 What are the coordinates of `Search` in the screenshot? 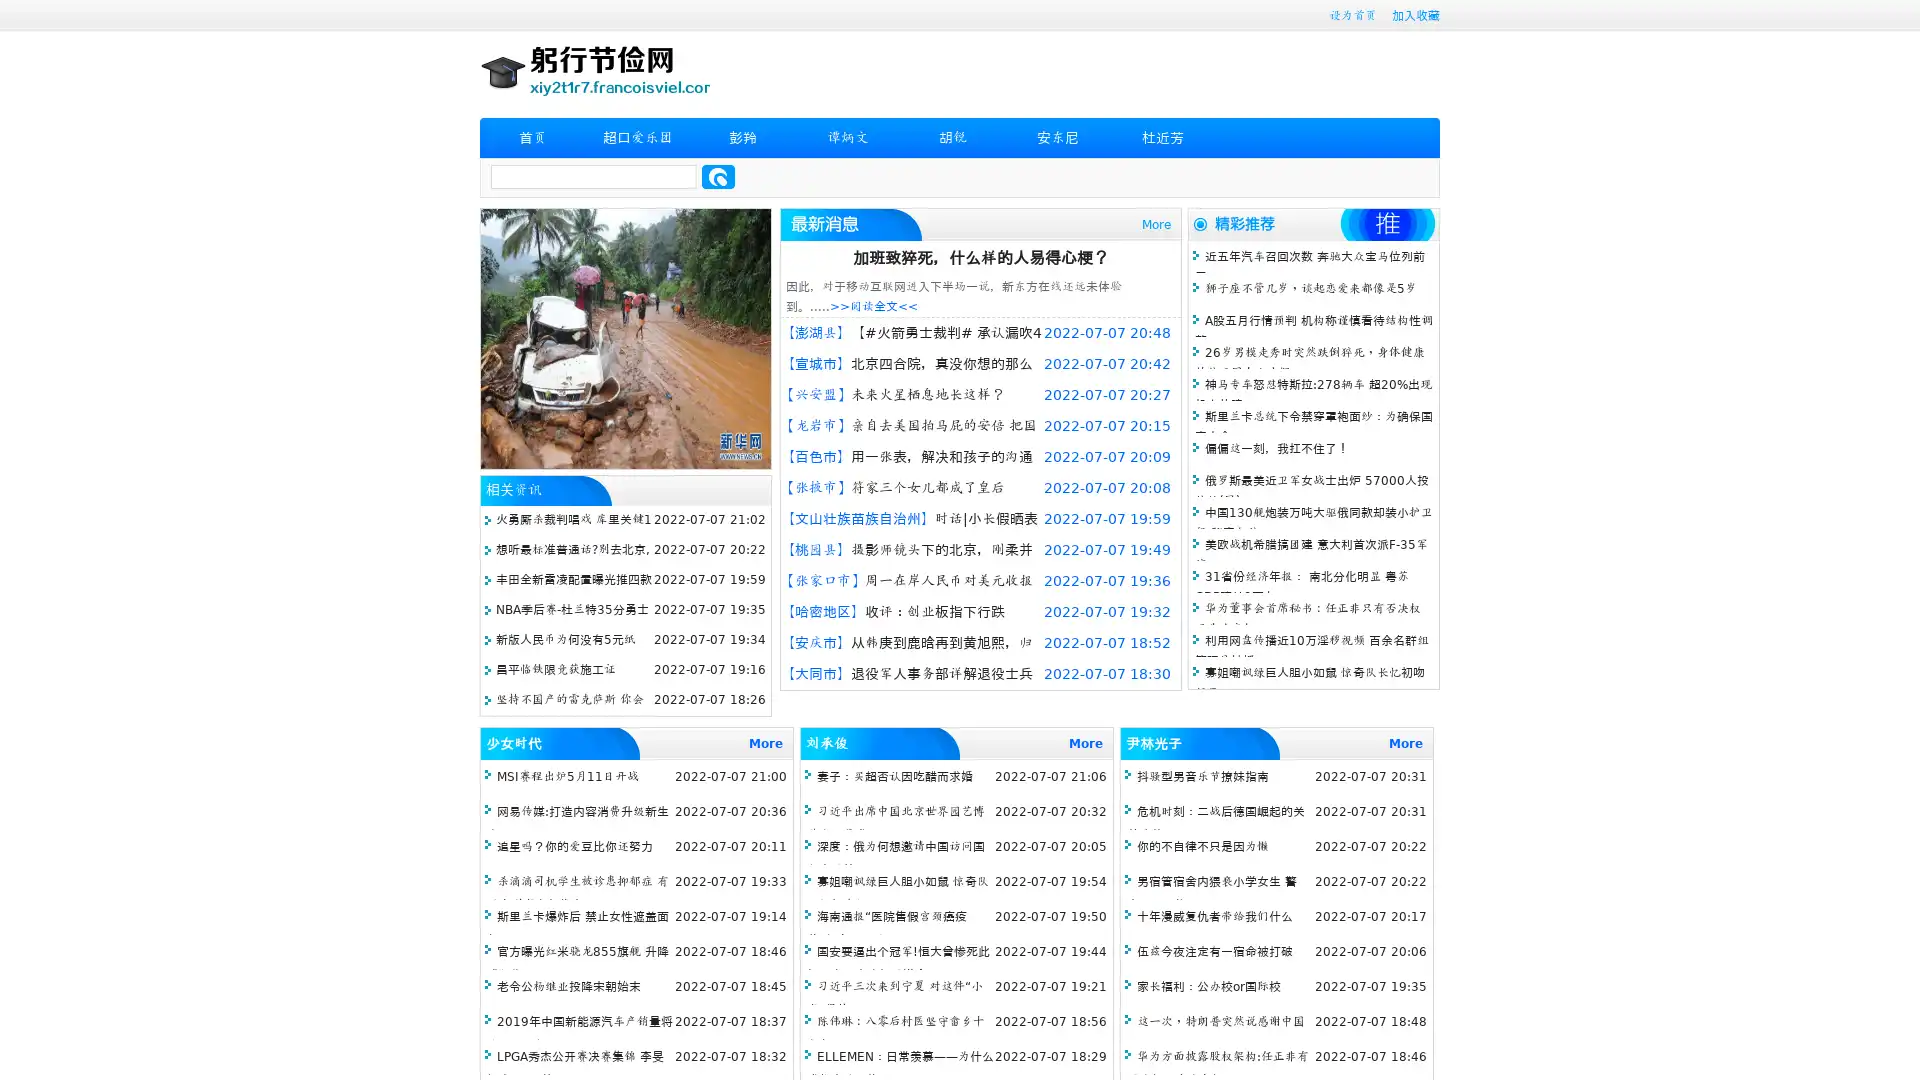 It's located at (718, 176).